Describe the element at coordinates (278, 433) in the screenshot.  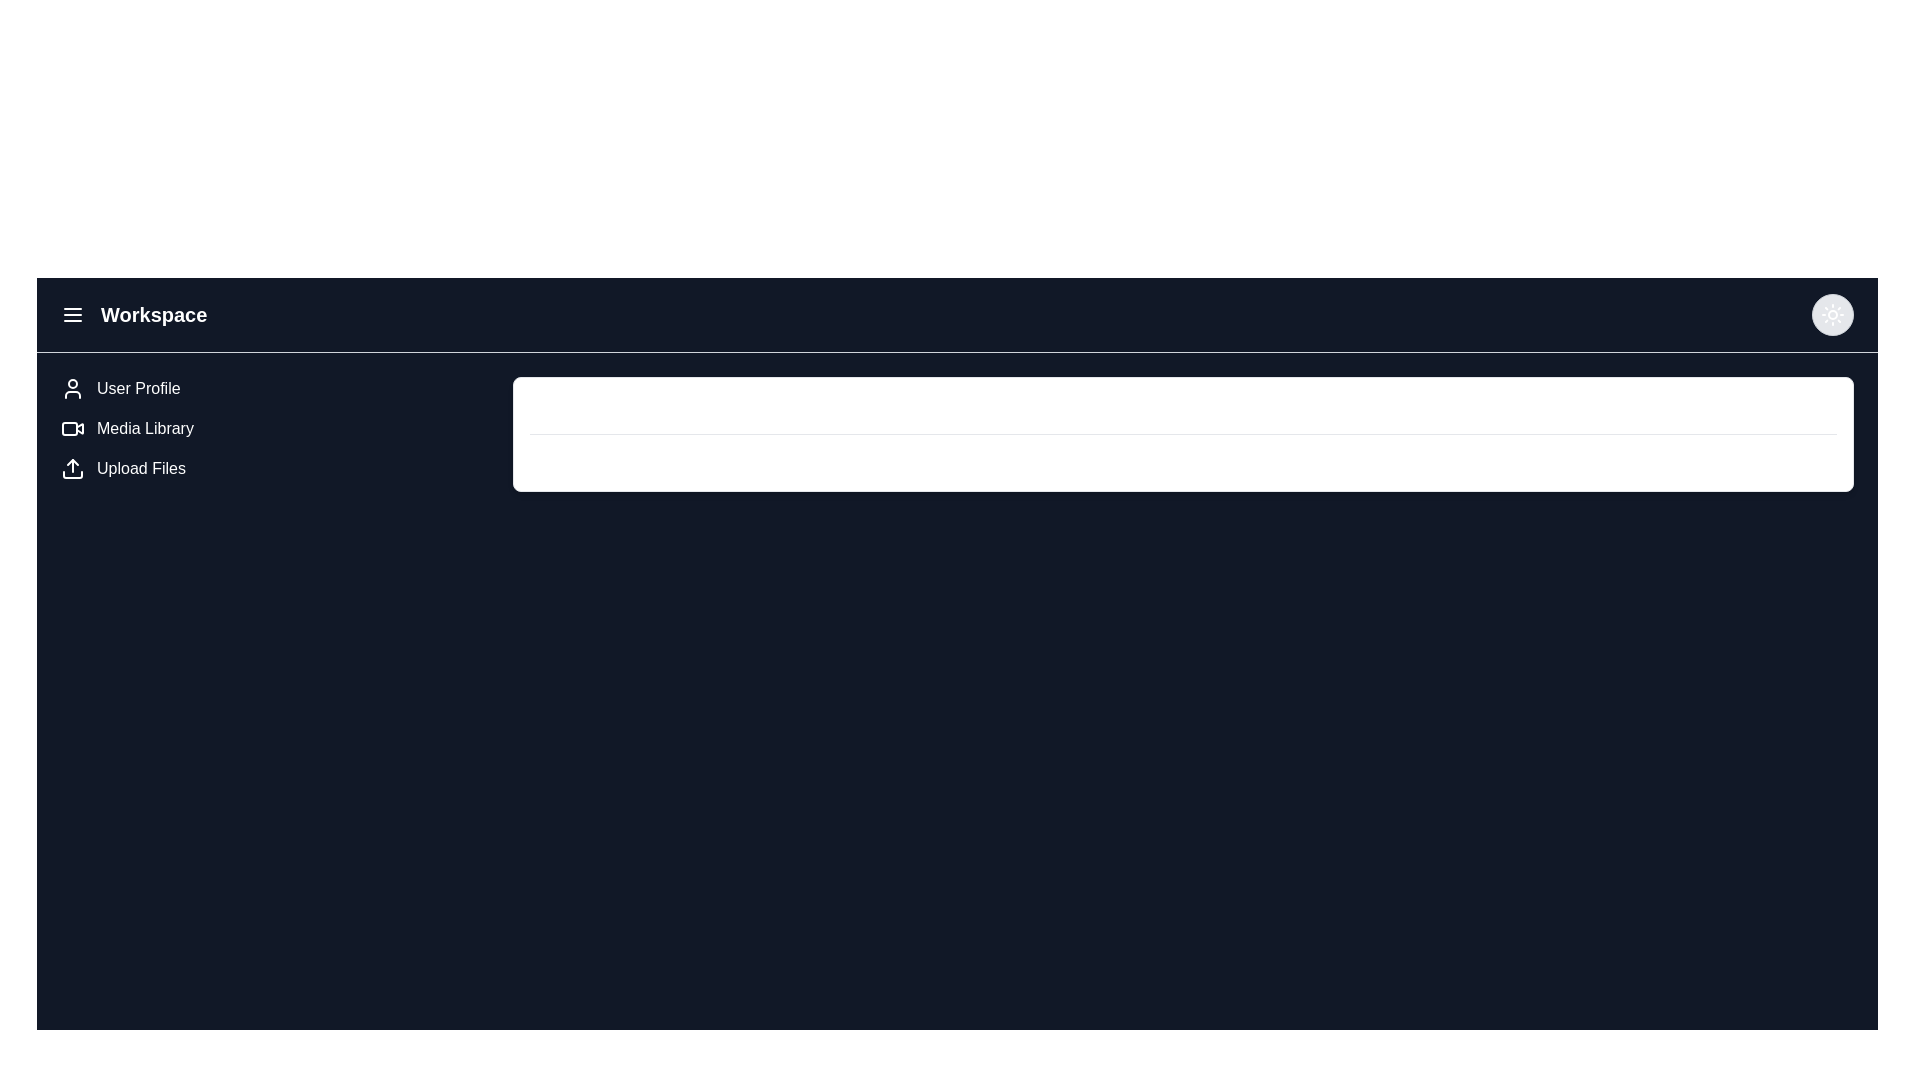
I see `the 'Media Library' link in the Grouped navigation links located in the left sidebar` at that location.